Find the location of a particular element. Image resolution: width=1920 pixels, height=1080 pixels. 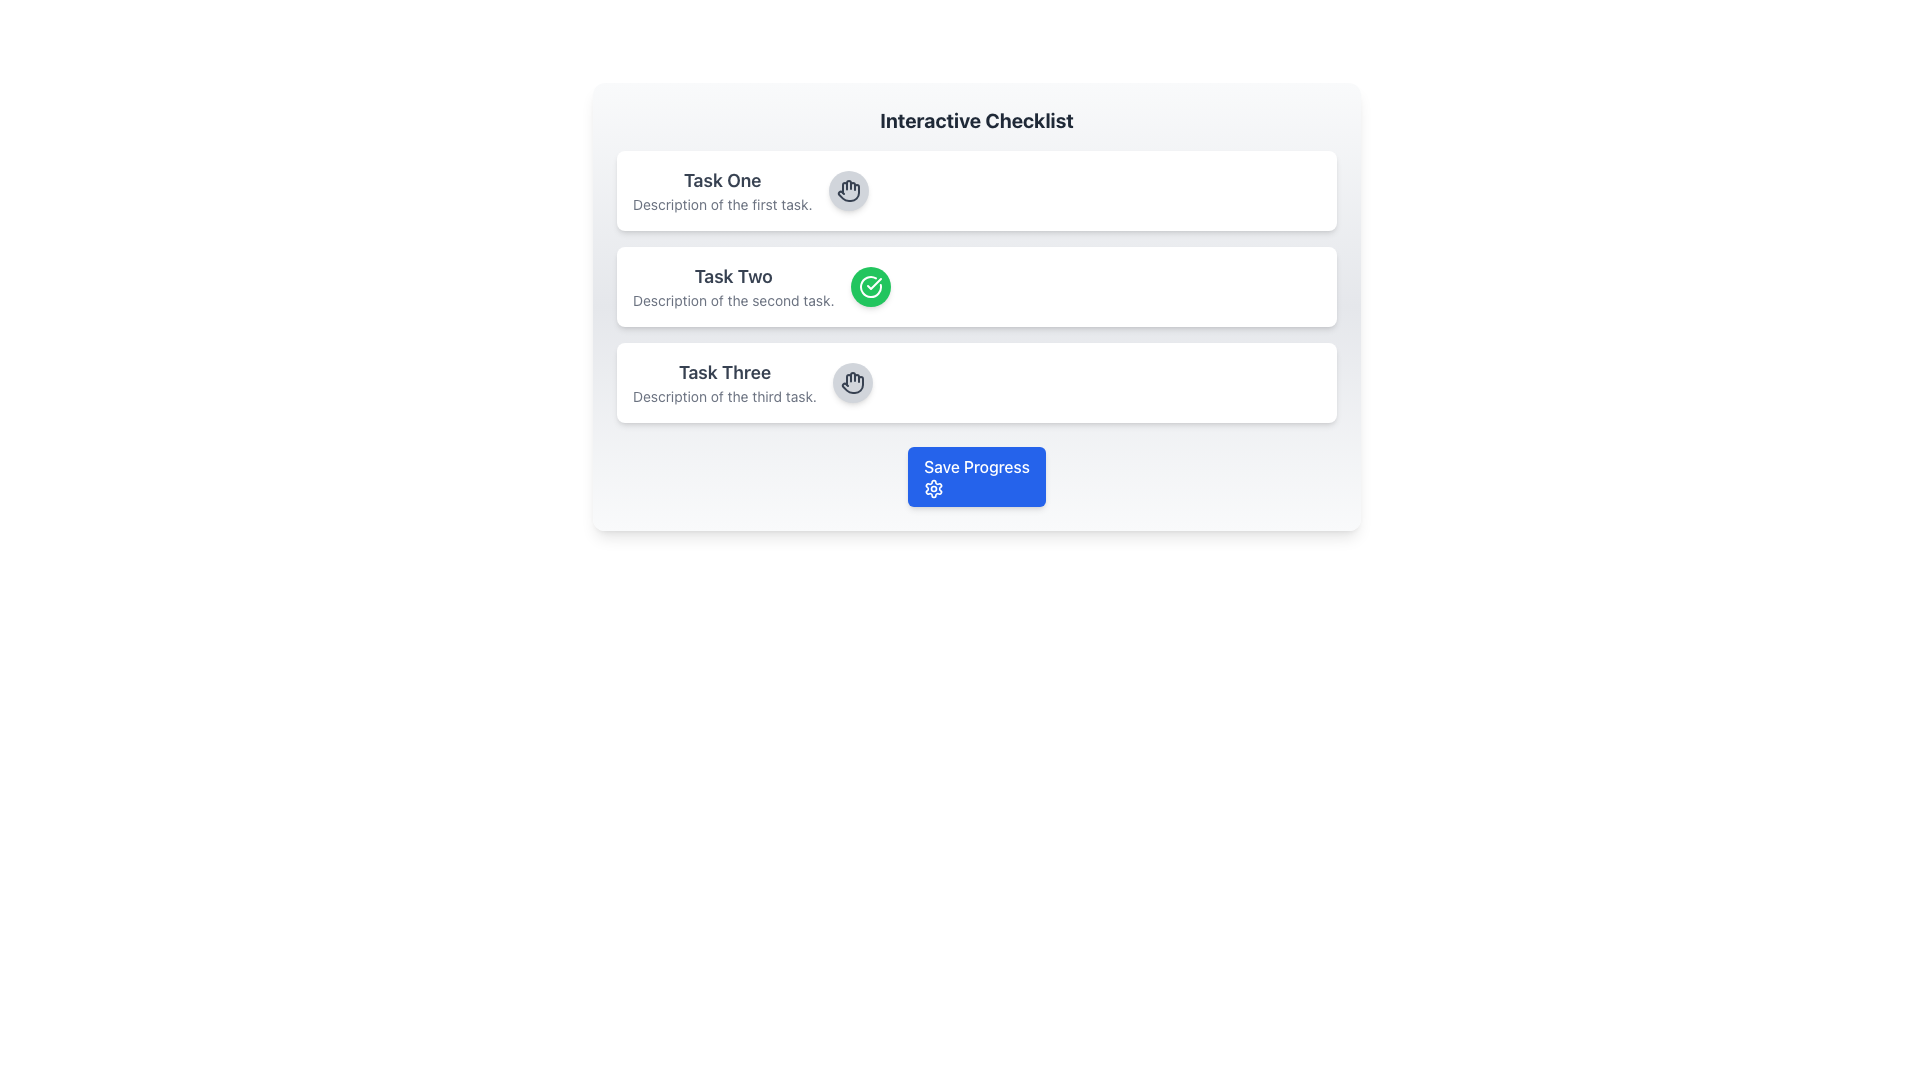

the header text that identifies the second task in the interactive checklist is located at coordinates (732, 277).